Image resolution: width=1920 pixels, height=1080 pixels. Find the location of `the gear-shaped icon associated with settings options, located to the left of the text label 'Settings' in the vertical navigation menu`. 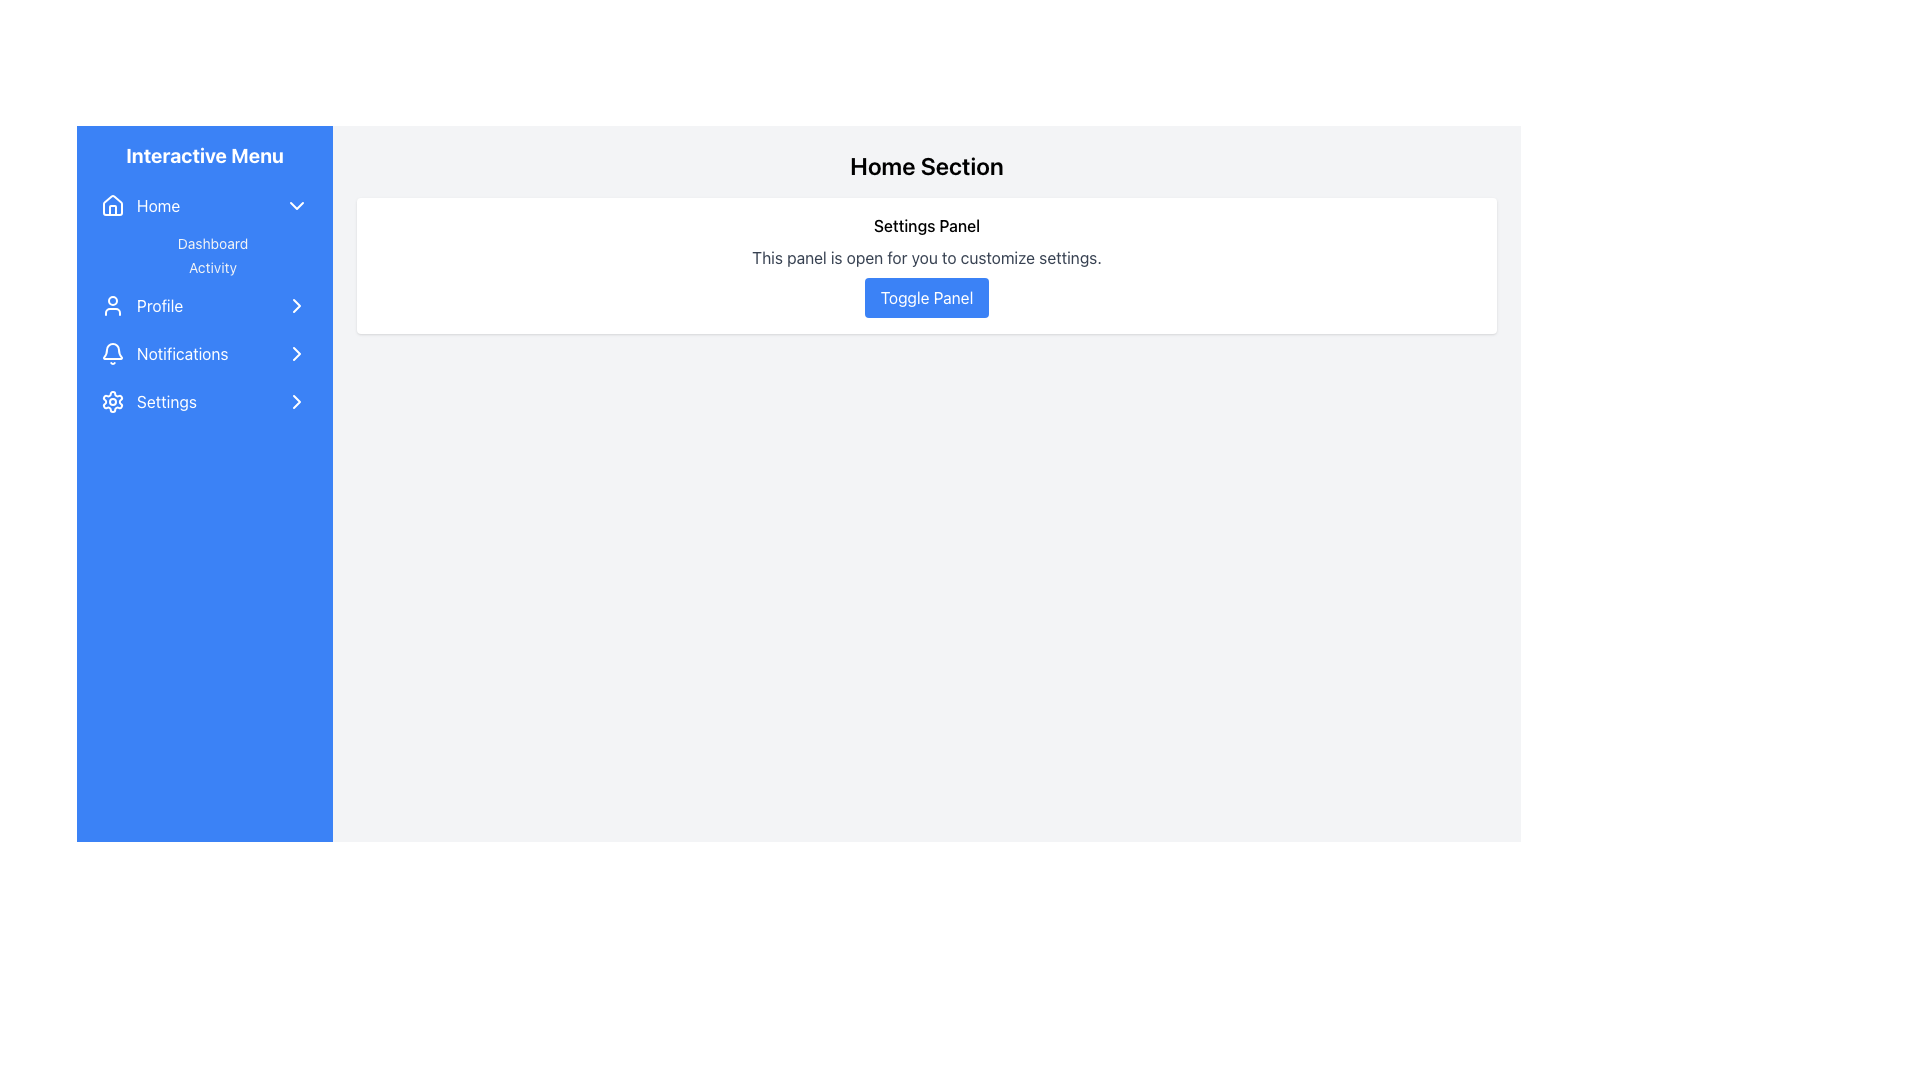

the gear-shaped icon associated with settings options, located to the left of the text label 'Settings' in the vertical navigation menu is located at coordinates (112, 401).